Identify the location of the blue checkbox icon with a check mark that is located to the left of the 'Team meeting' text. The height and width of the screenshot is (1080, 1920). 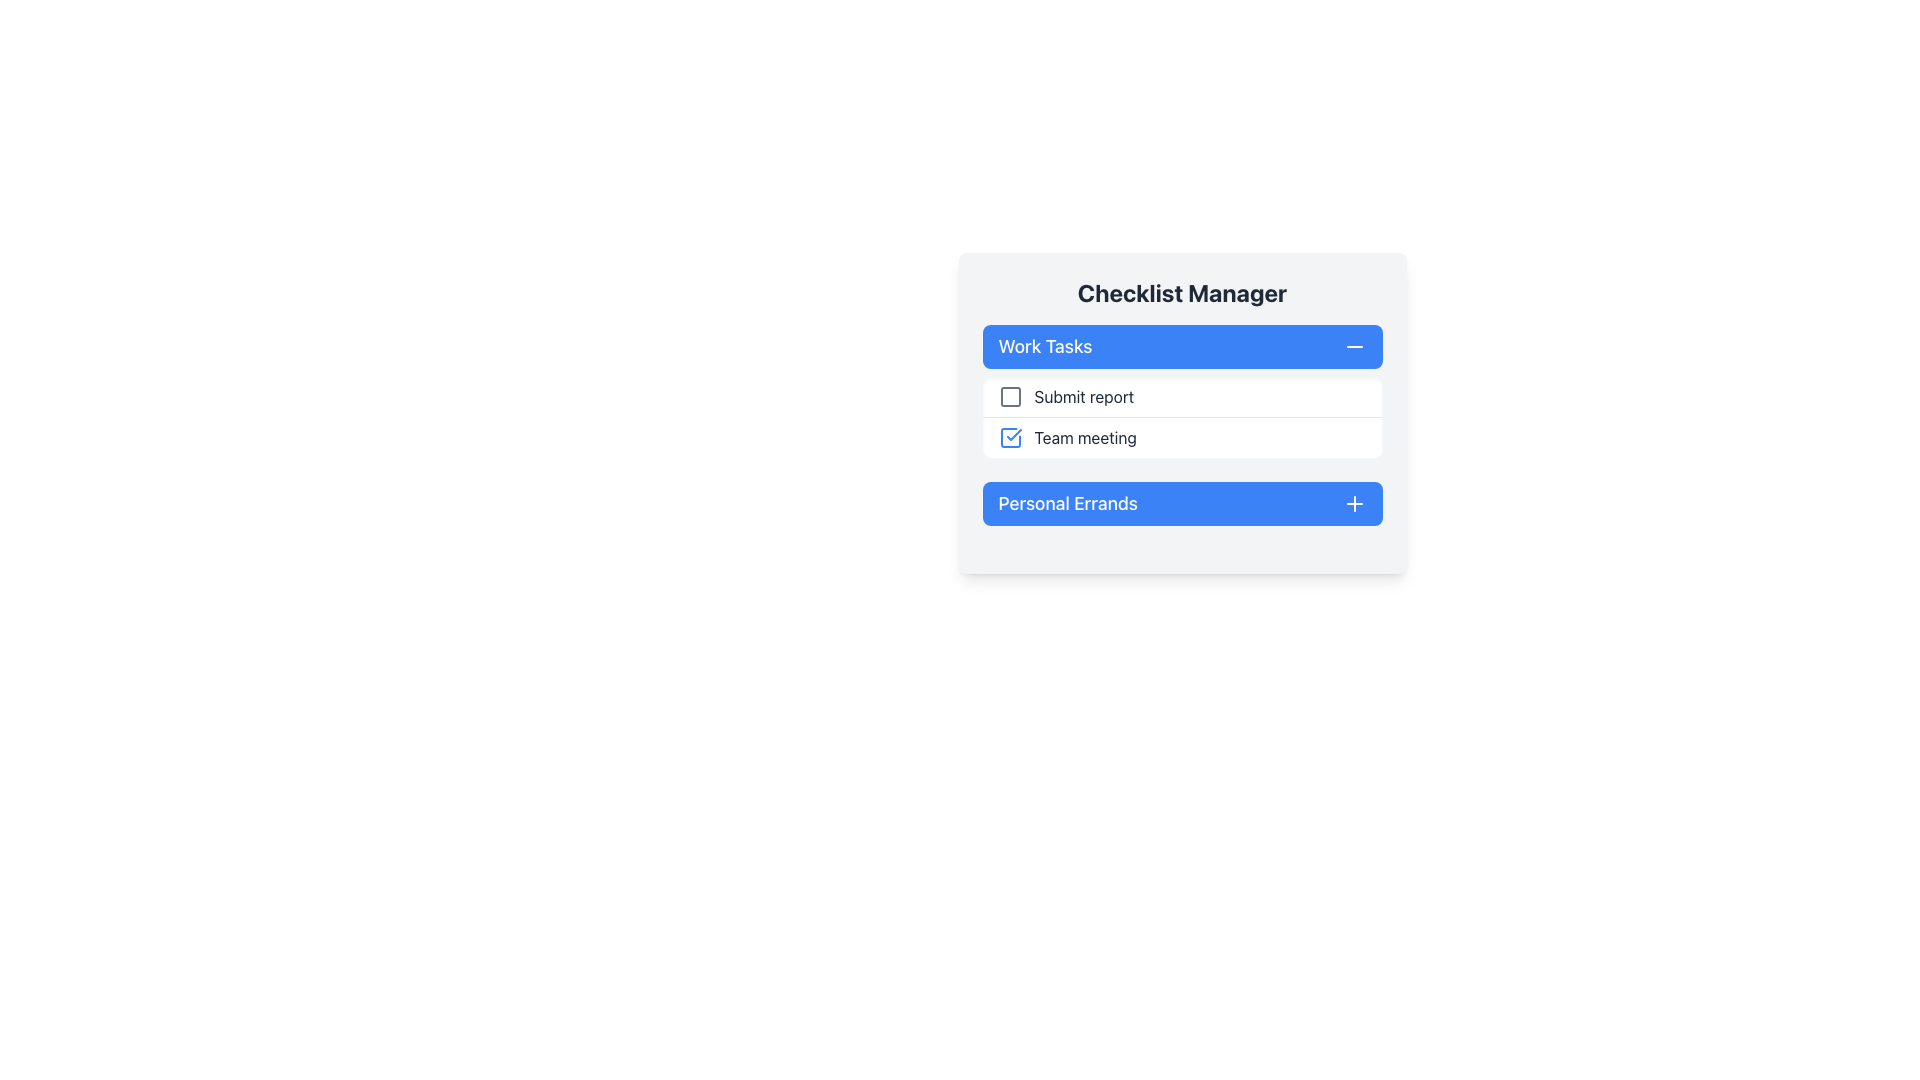
(1010, 437).